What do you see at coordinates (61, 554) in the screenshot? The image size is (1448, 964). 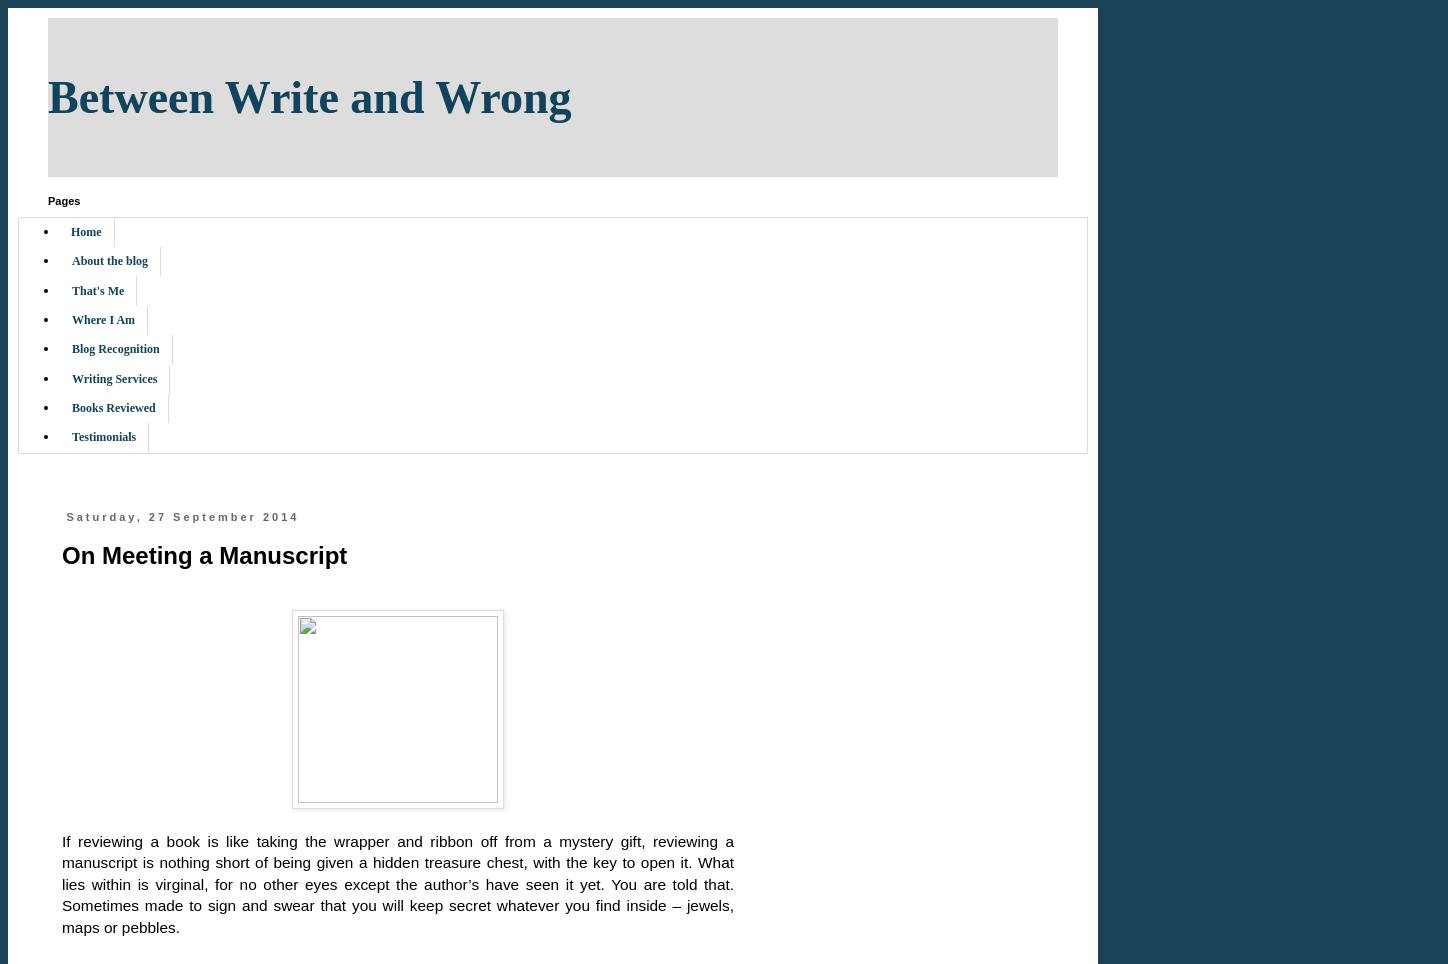 I see `'On Meeting a Manuscript'` at bounding box center [61, 554].